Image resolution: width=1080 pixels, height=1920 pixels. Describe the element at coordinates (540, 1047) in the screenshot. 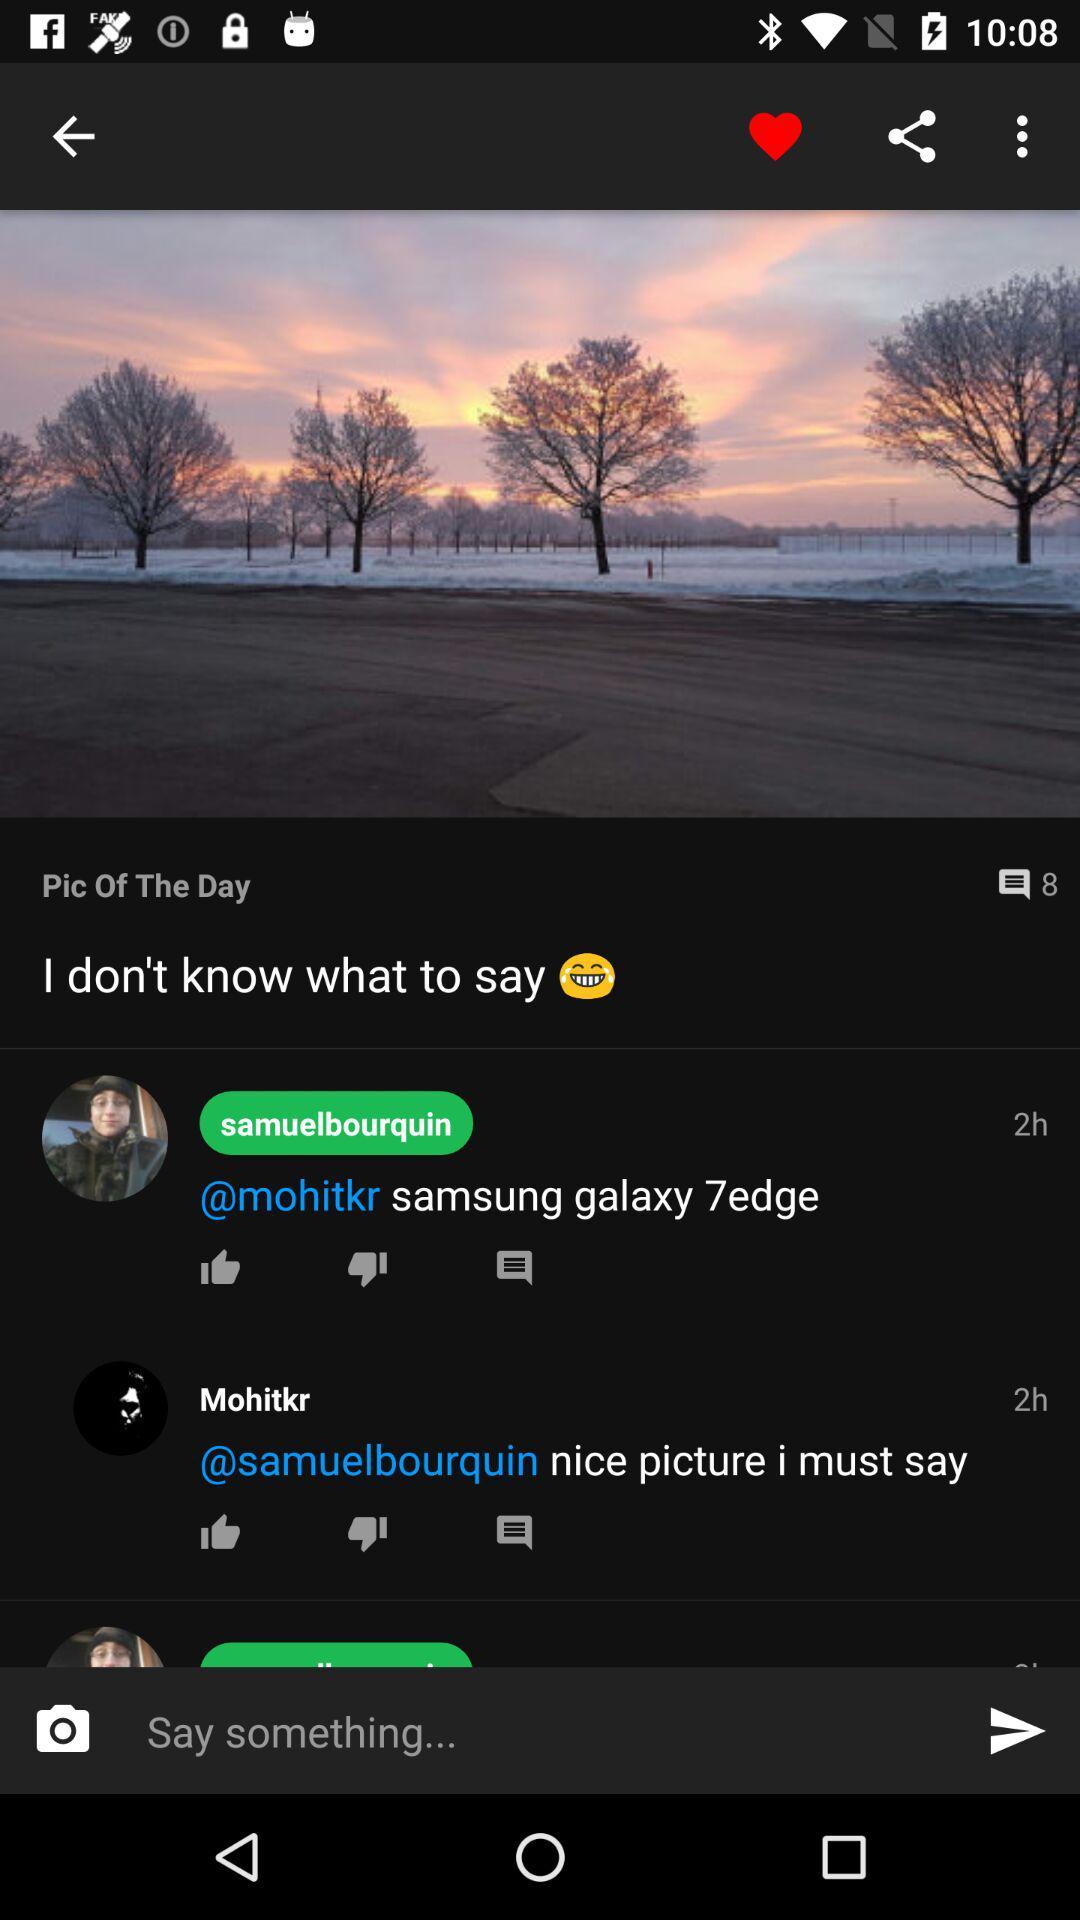

I see `item below i don t item` at that location.